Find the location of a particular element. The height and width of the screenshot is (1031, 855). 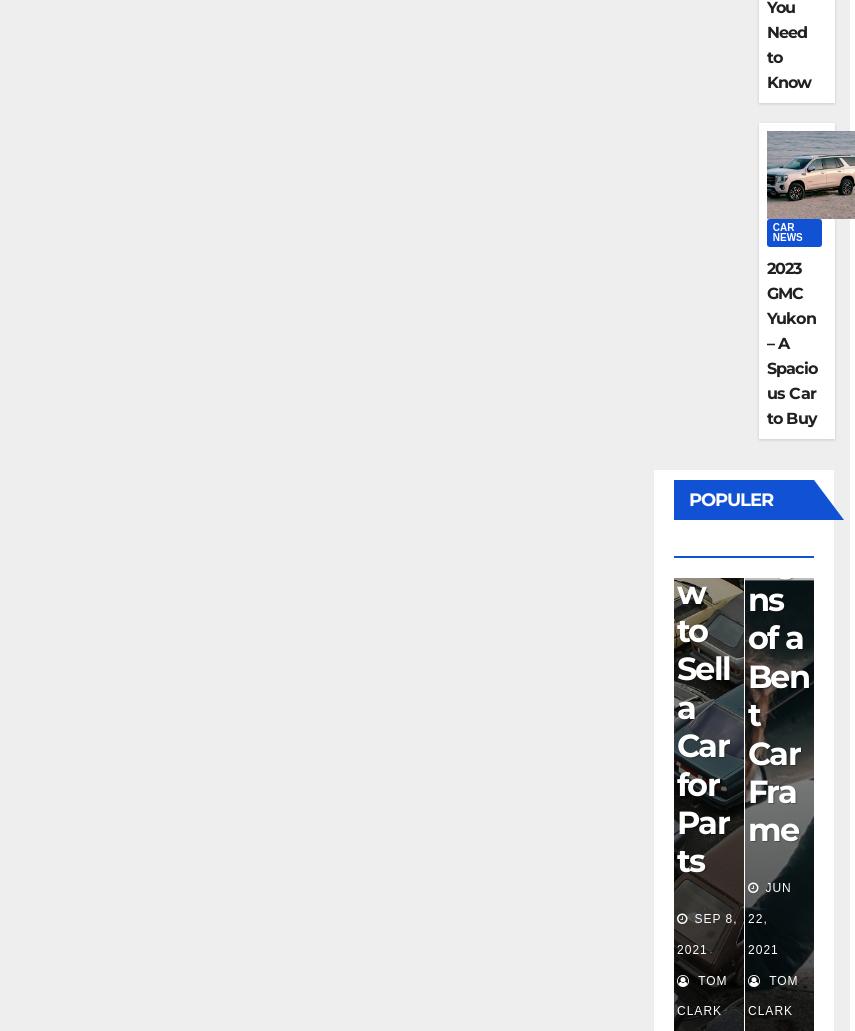

'Dec 21, 2022' is located at coordinates (769, 919).